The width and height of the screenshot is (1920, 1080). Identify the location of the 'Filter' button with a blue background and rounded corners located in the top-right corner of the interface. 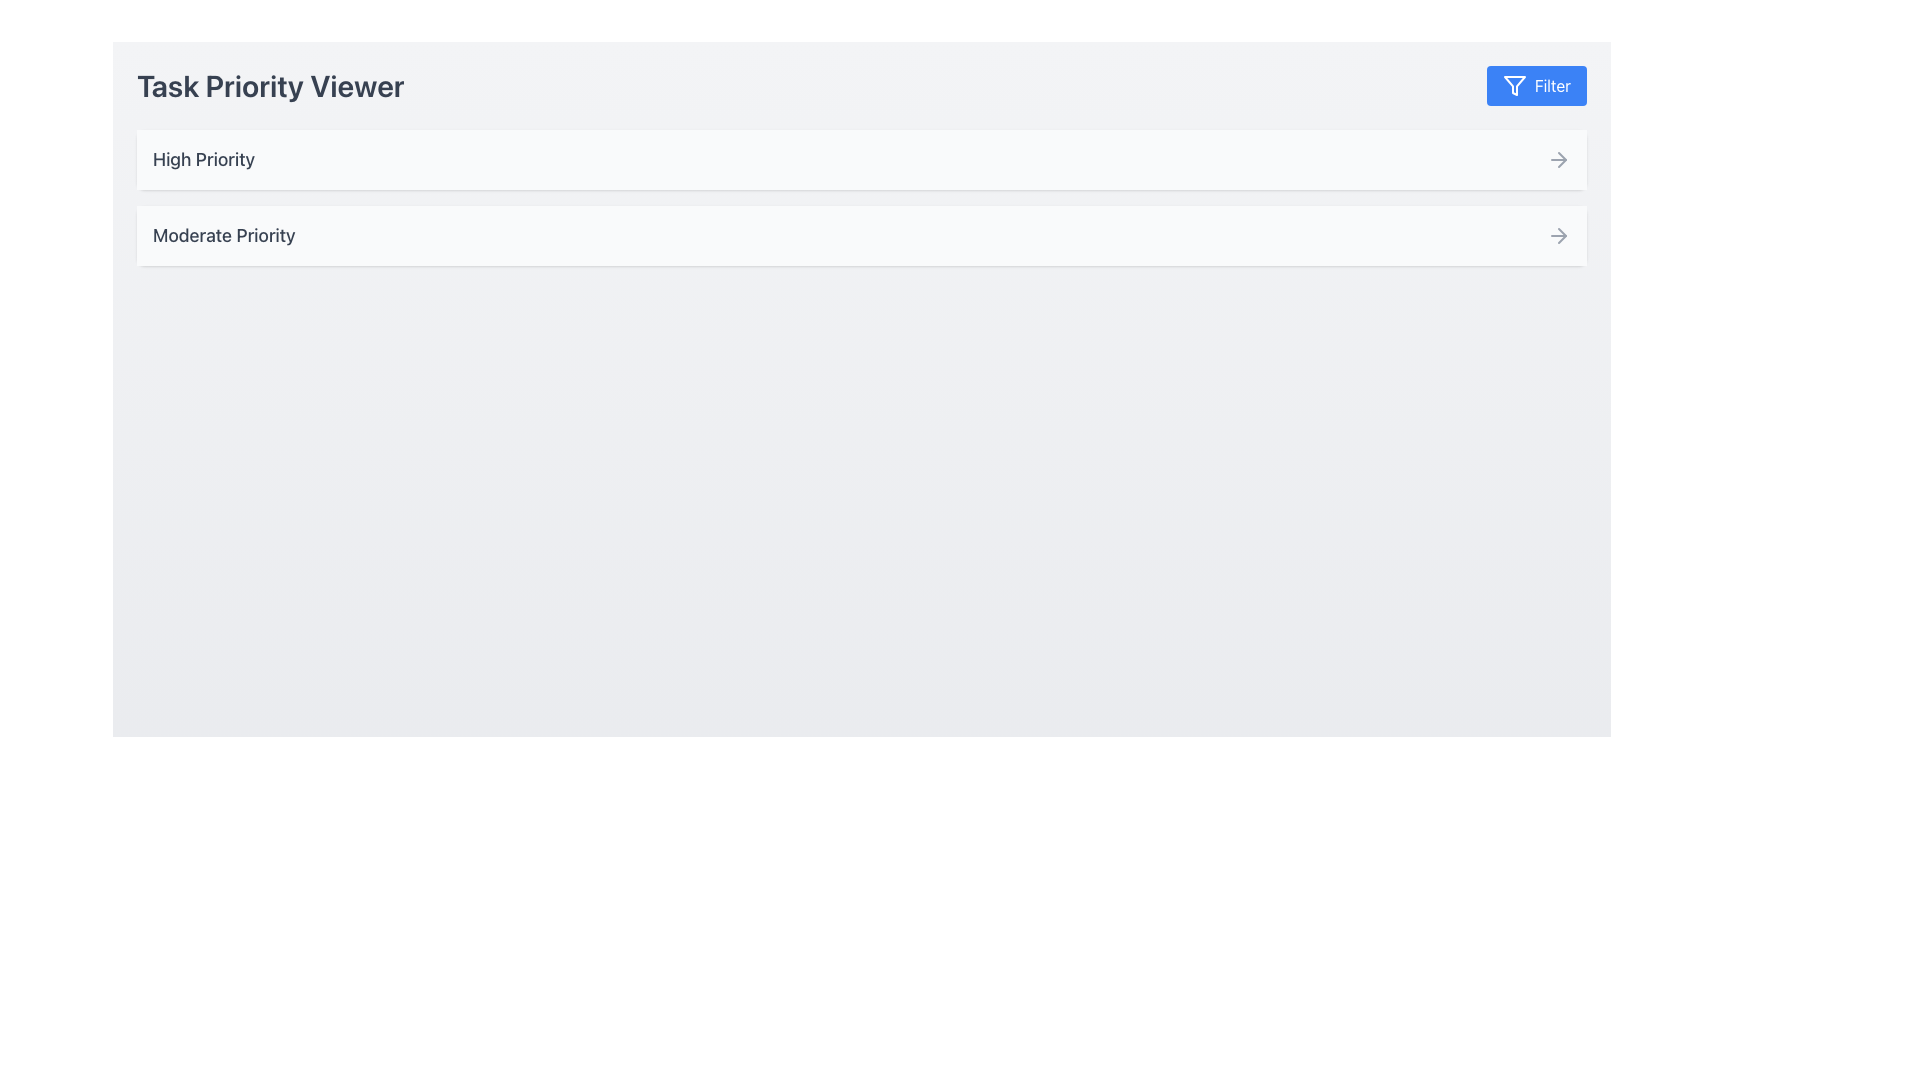
(1535, 84).